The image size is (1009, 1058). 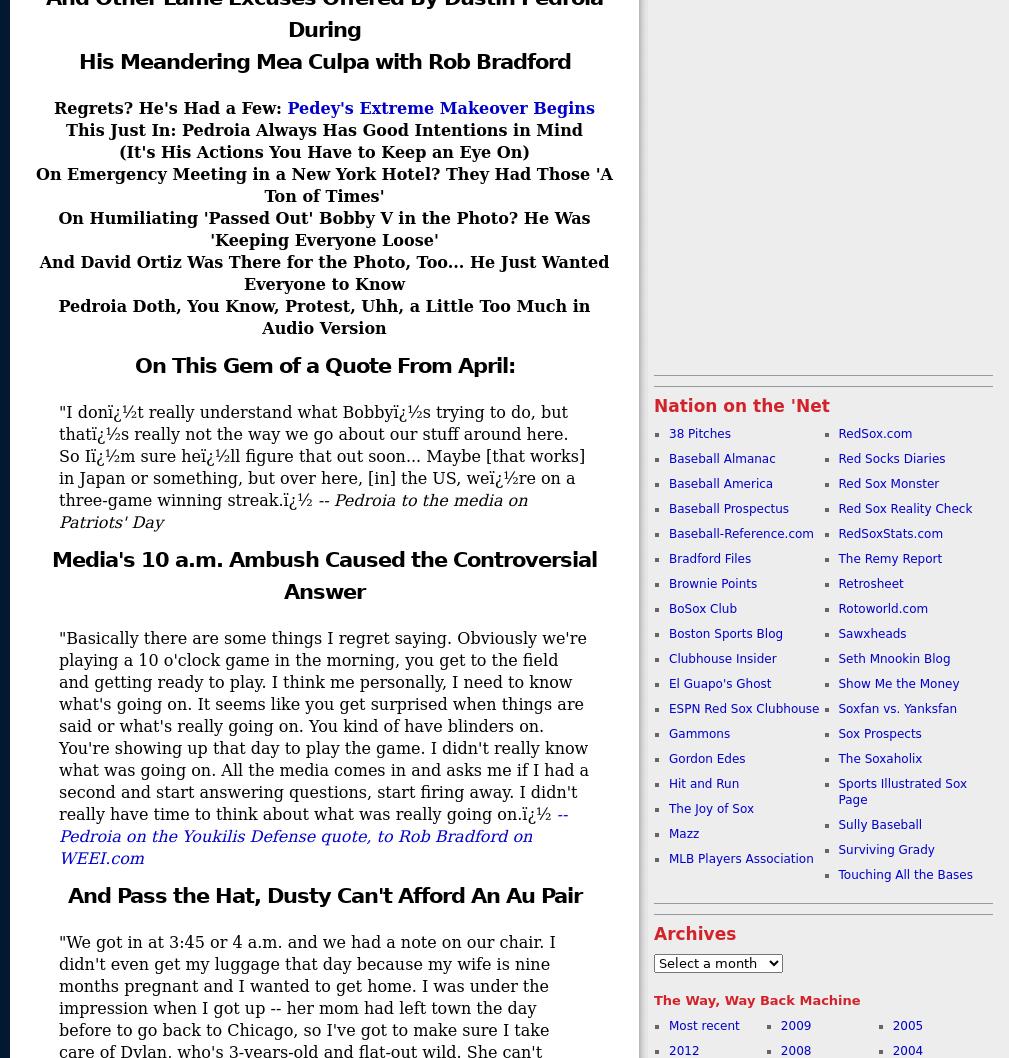 What do you see at coordinates (720, 682) in the screenshot?
I see `'El Guapo's Ghost'` at bounding box center [720, 682].